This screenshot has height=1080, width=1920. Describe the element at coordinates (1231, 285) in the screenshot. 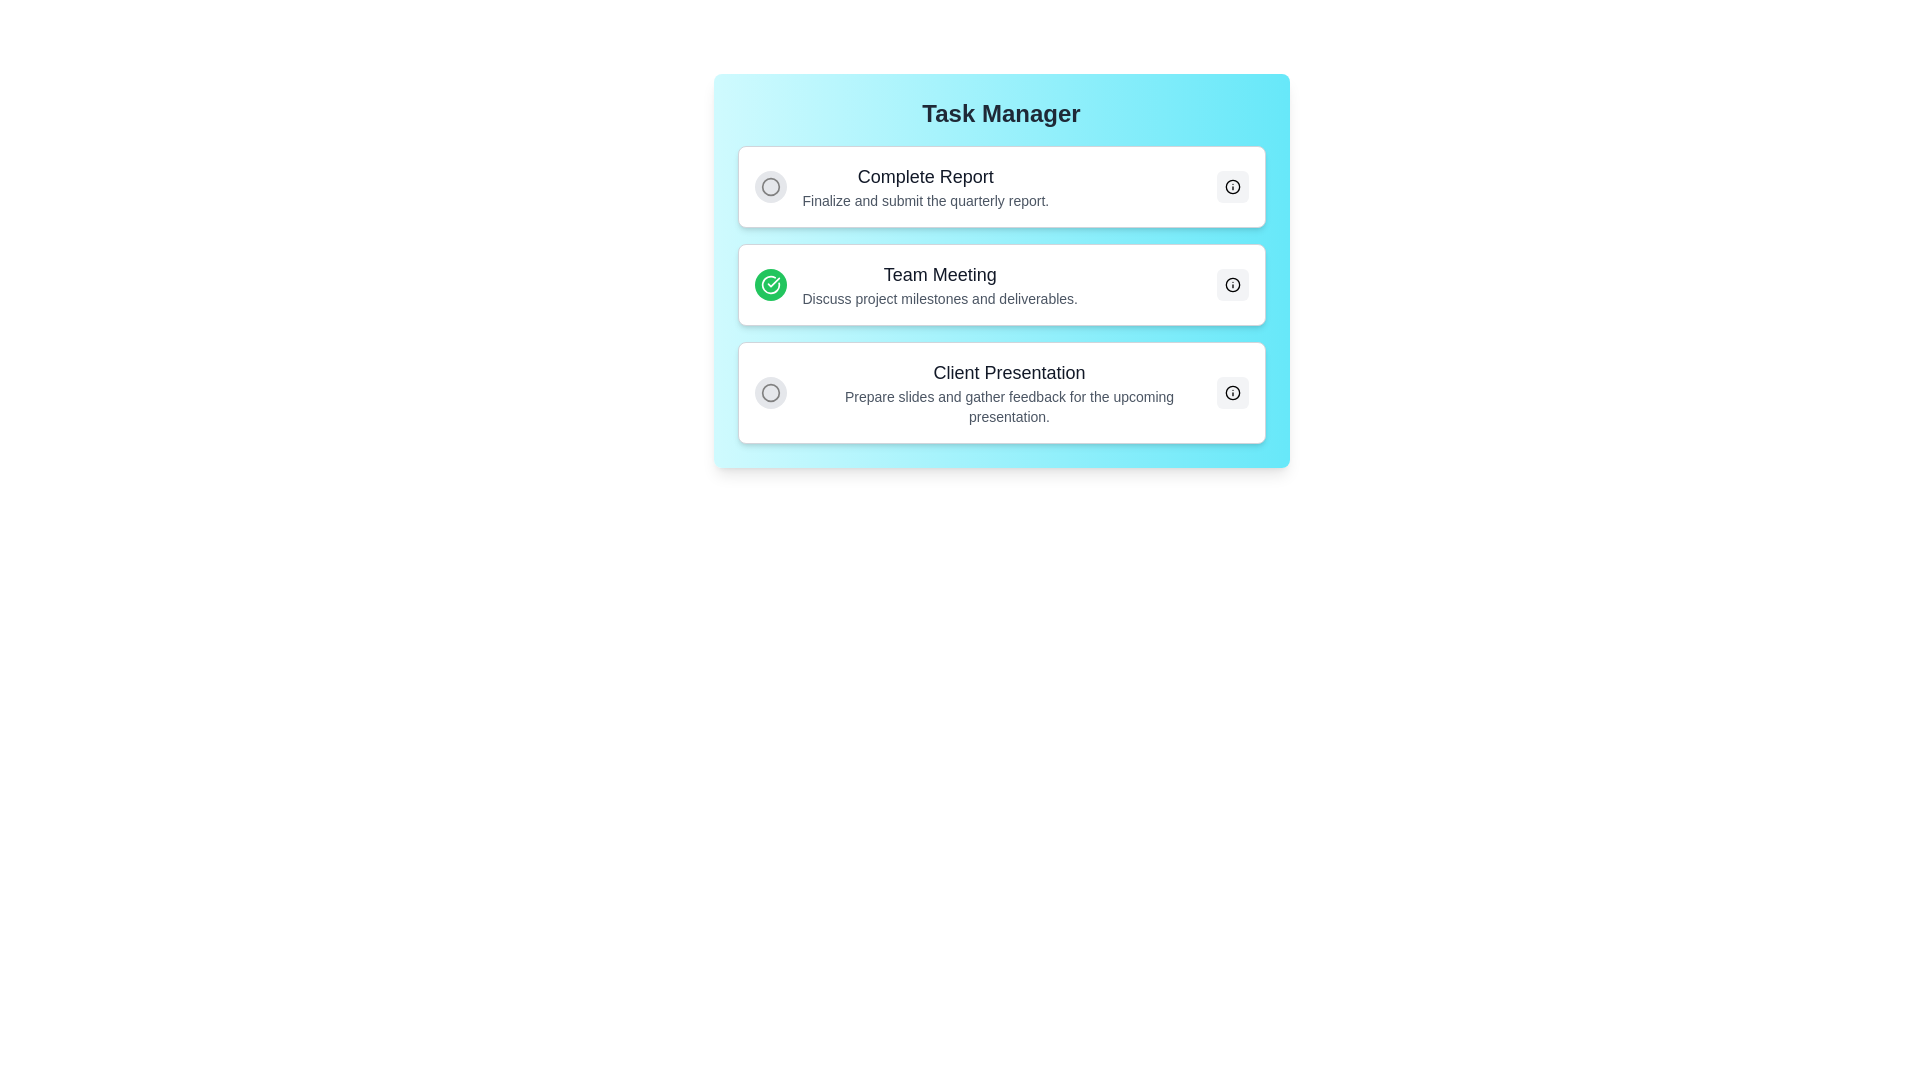

I see `the informational button located` at that location.